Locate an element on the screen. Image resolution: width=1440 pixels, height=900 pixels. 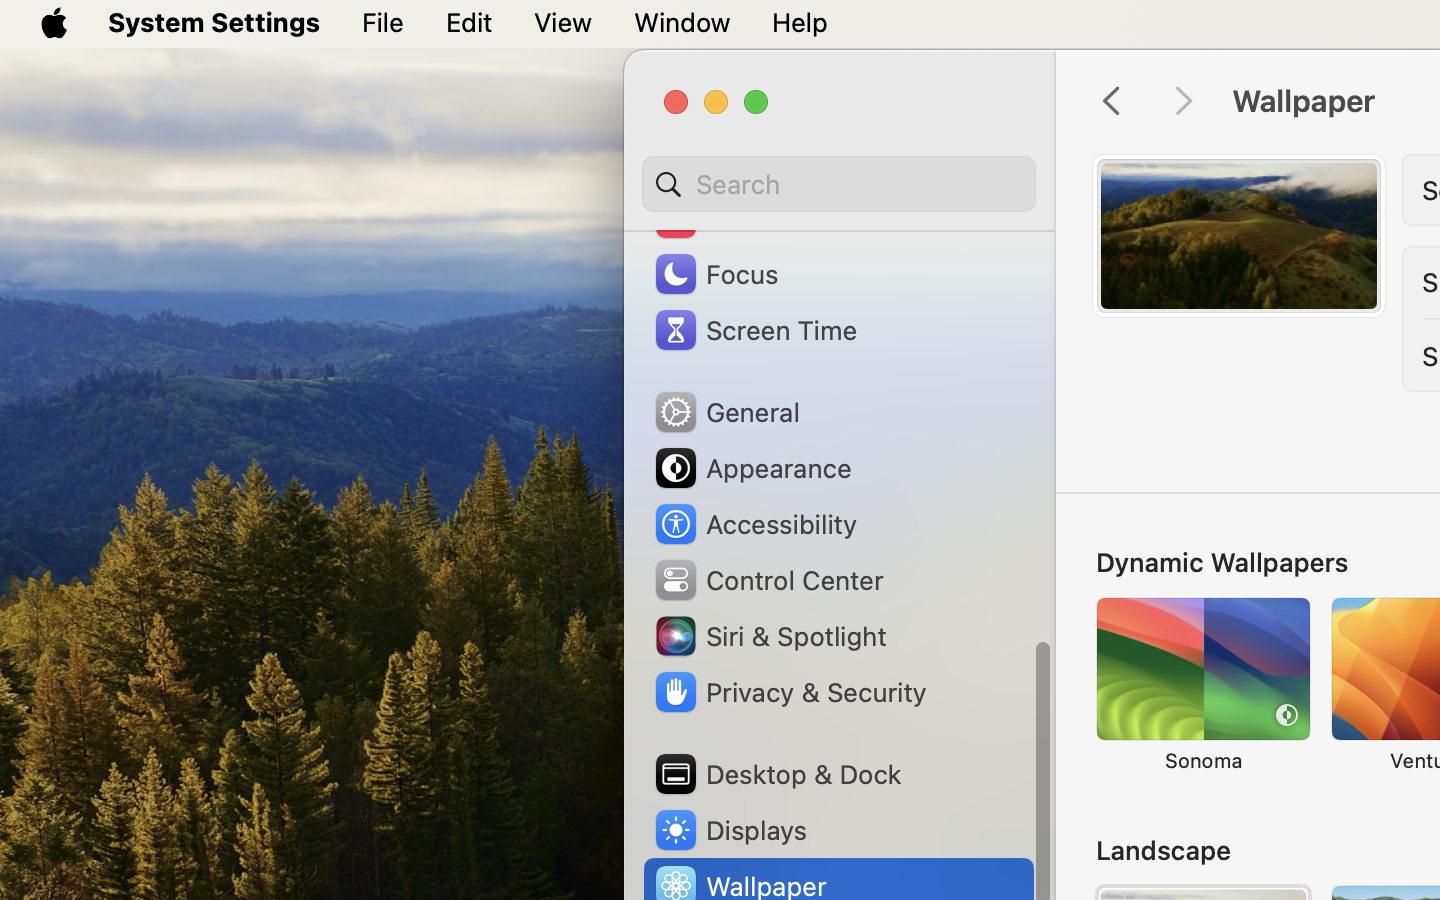
'Landscape' is located at coordinates (1163, 849).